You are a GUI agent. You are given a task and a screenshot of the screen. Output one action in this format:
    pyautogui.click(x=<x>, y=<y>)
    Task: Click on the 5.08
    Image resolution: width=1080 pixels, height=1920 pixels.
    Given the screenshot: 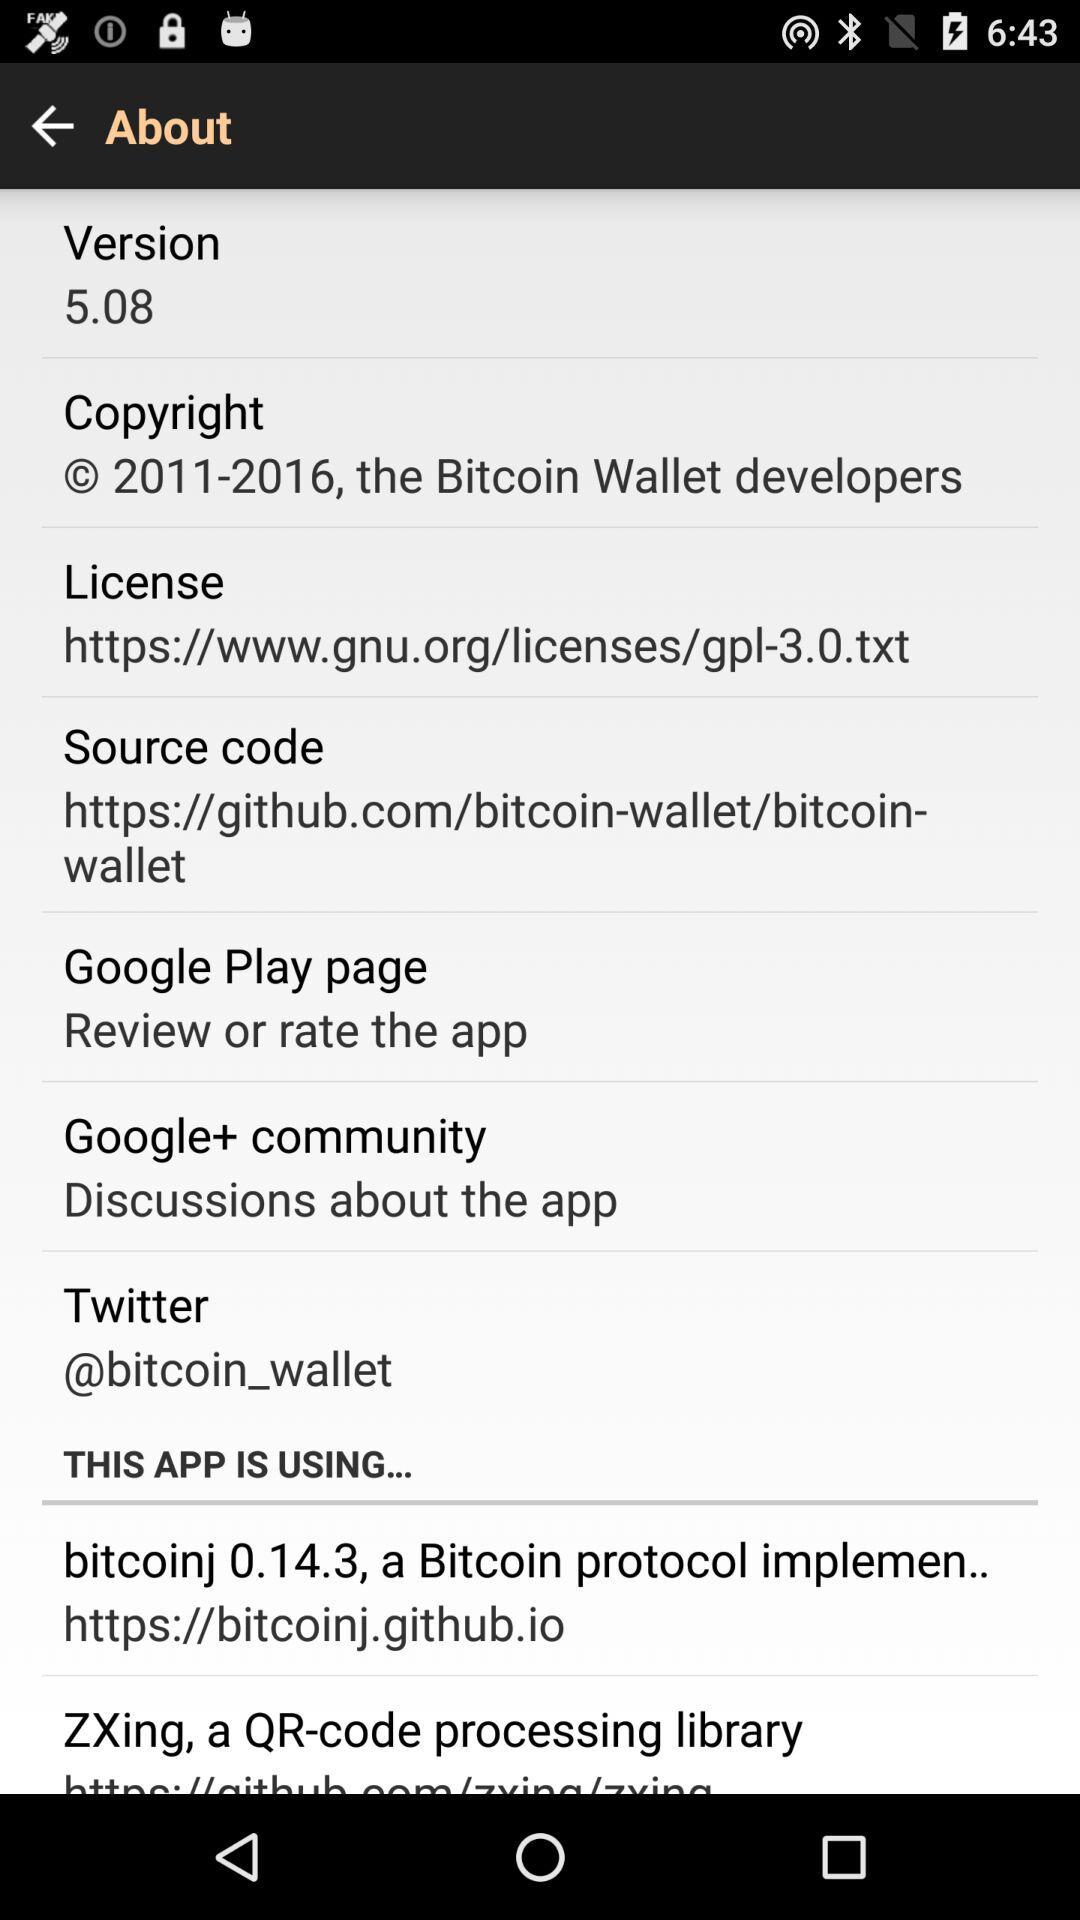 What is the action you would take?
    pyautogui.click(x=108, y=303)
    